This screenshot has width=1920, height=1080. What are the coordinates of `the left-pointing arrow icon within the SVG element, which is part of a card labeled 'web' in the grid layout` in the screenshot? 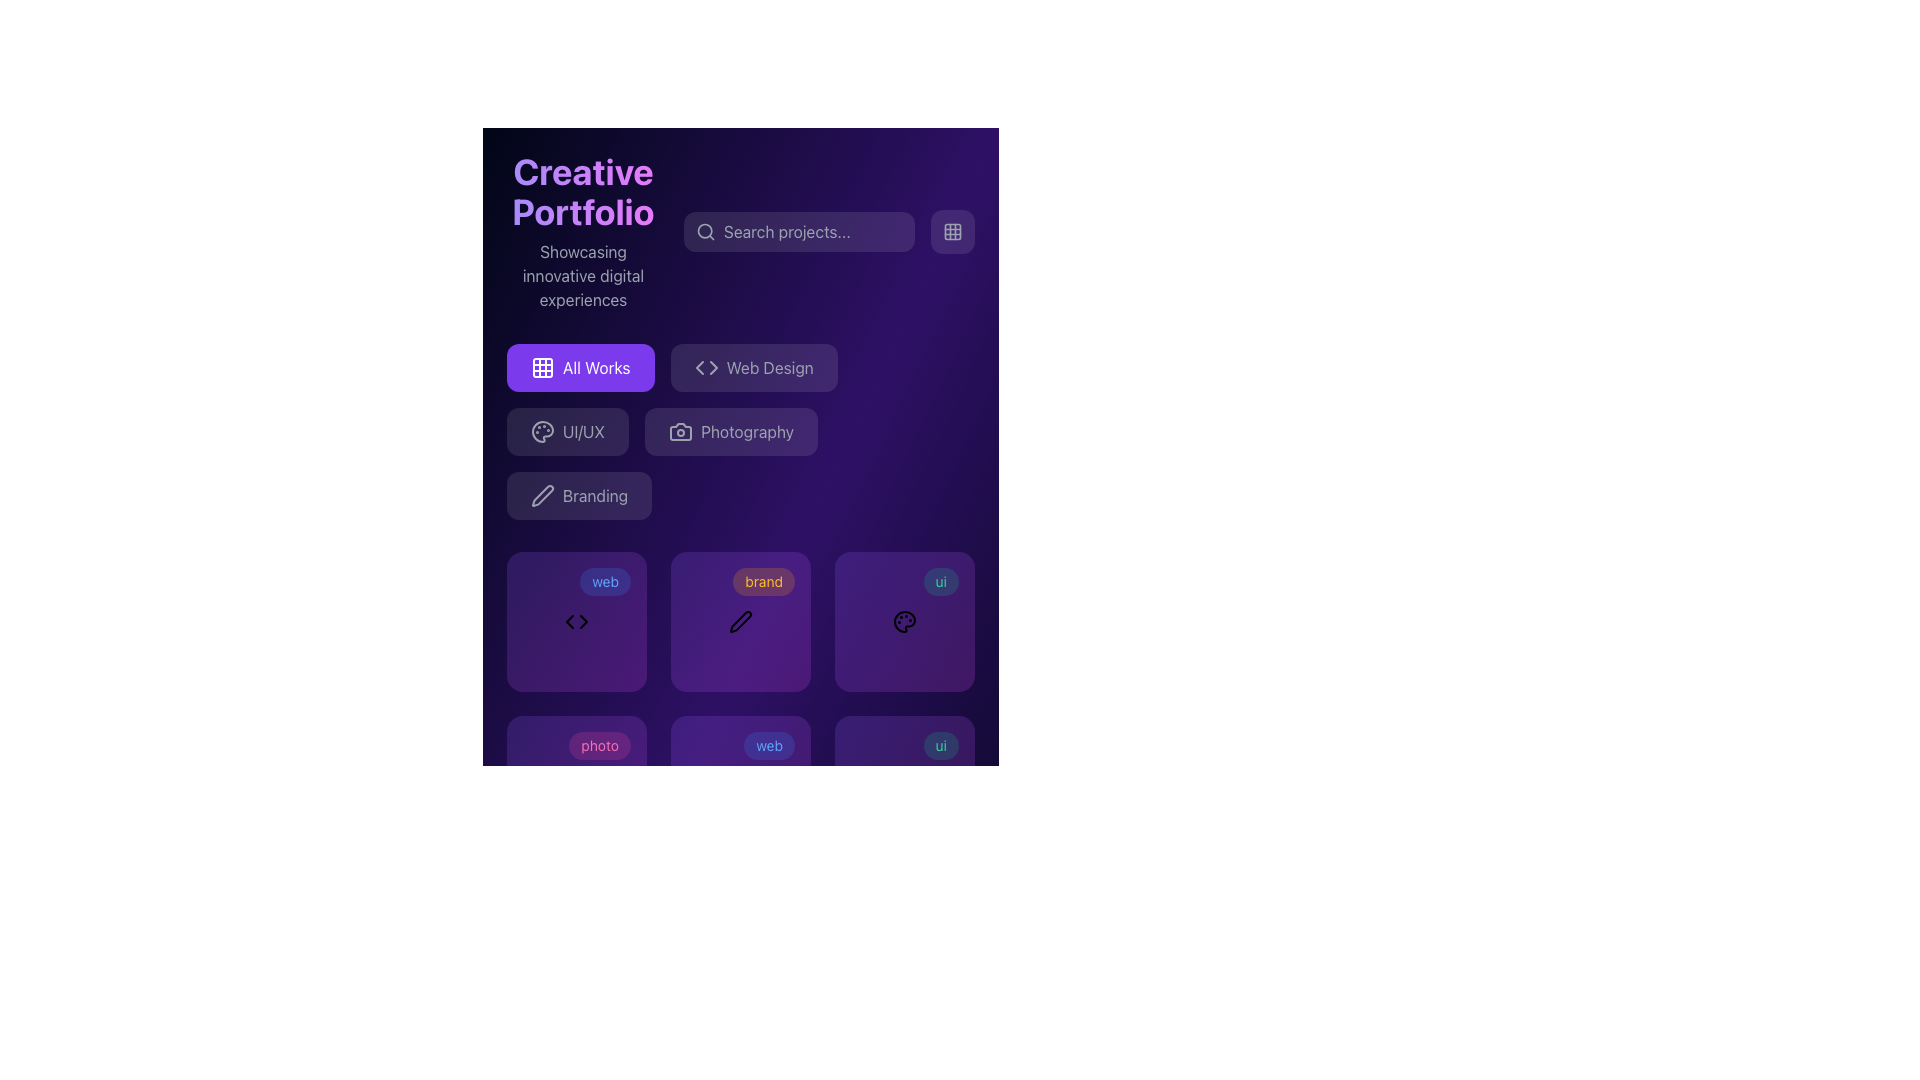 It's located at (569, 620).